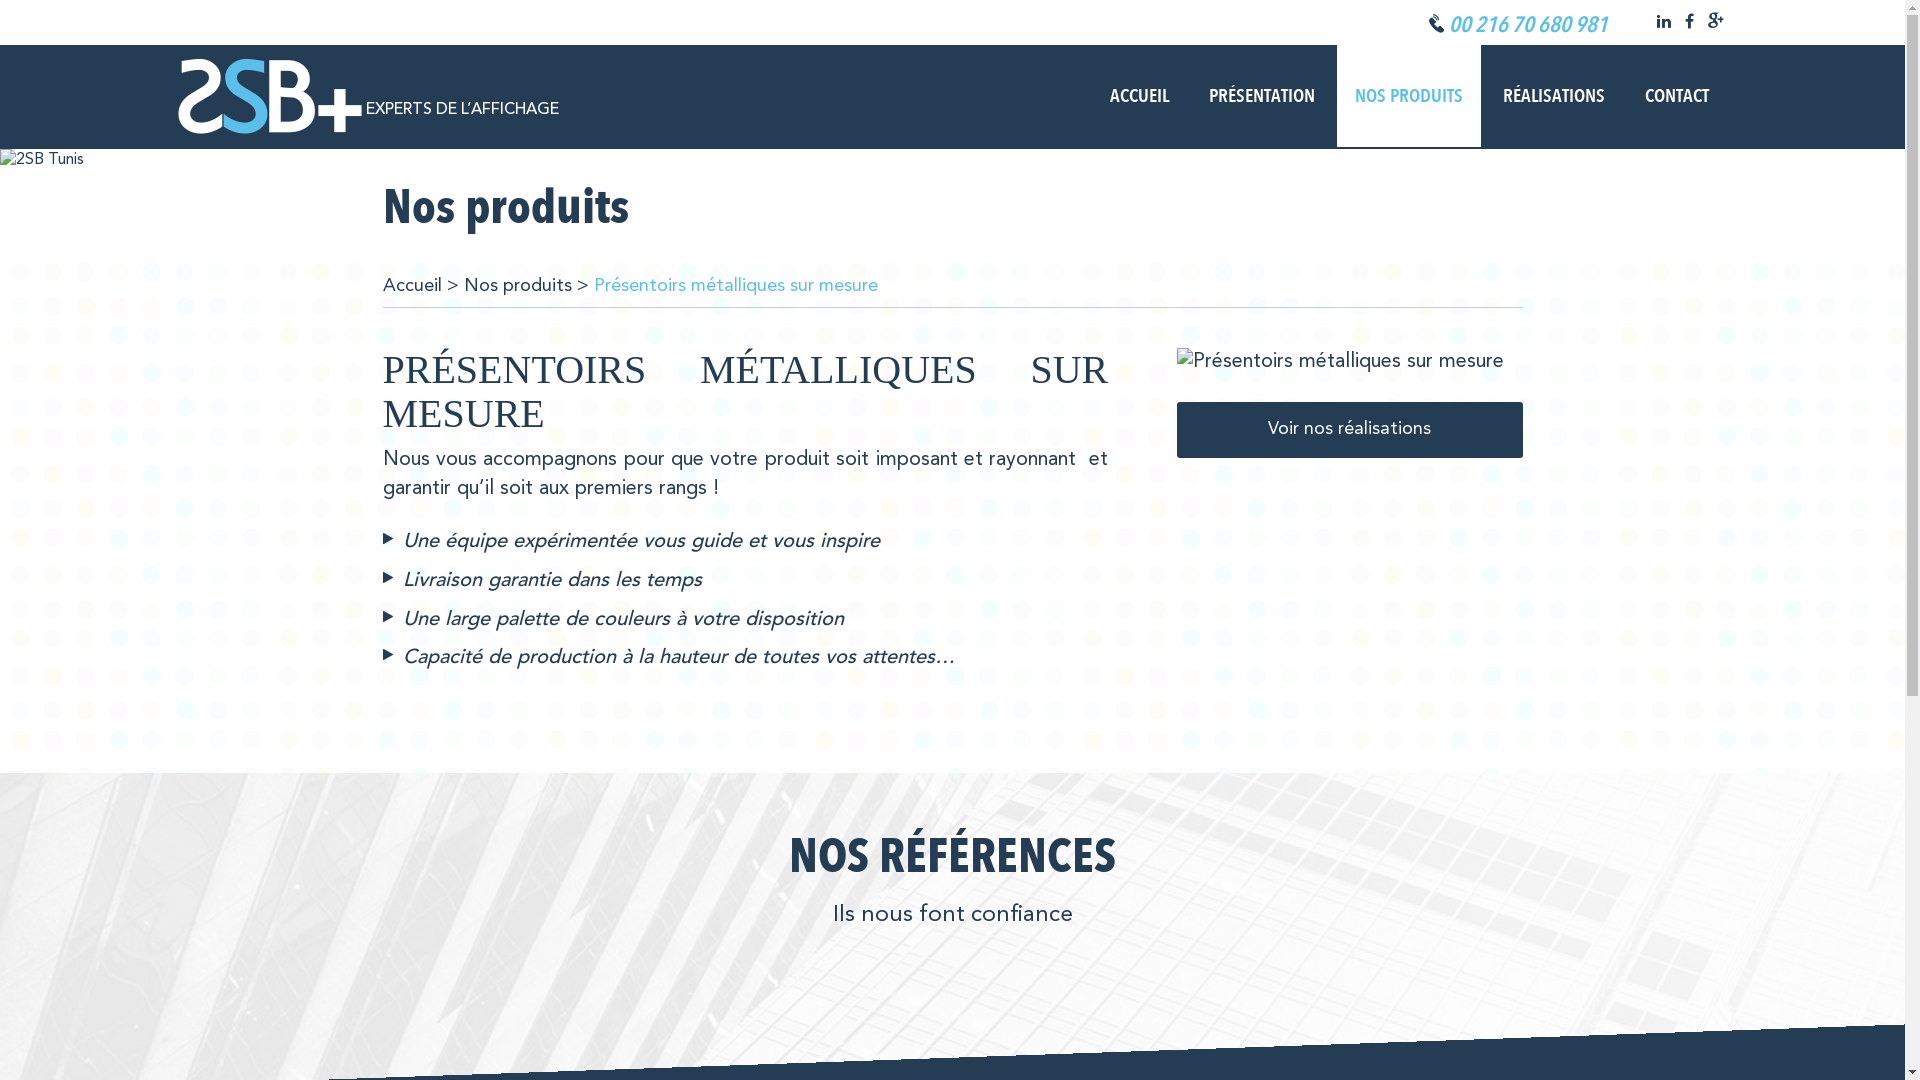 The image size is (1920, 1080). I want to click on 'linkedin', so click(1662, 23).